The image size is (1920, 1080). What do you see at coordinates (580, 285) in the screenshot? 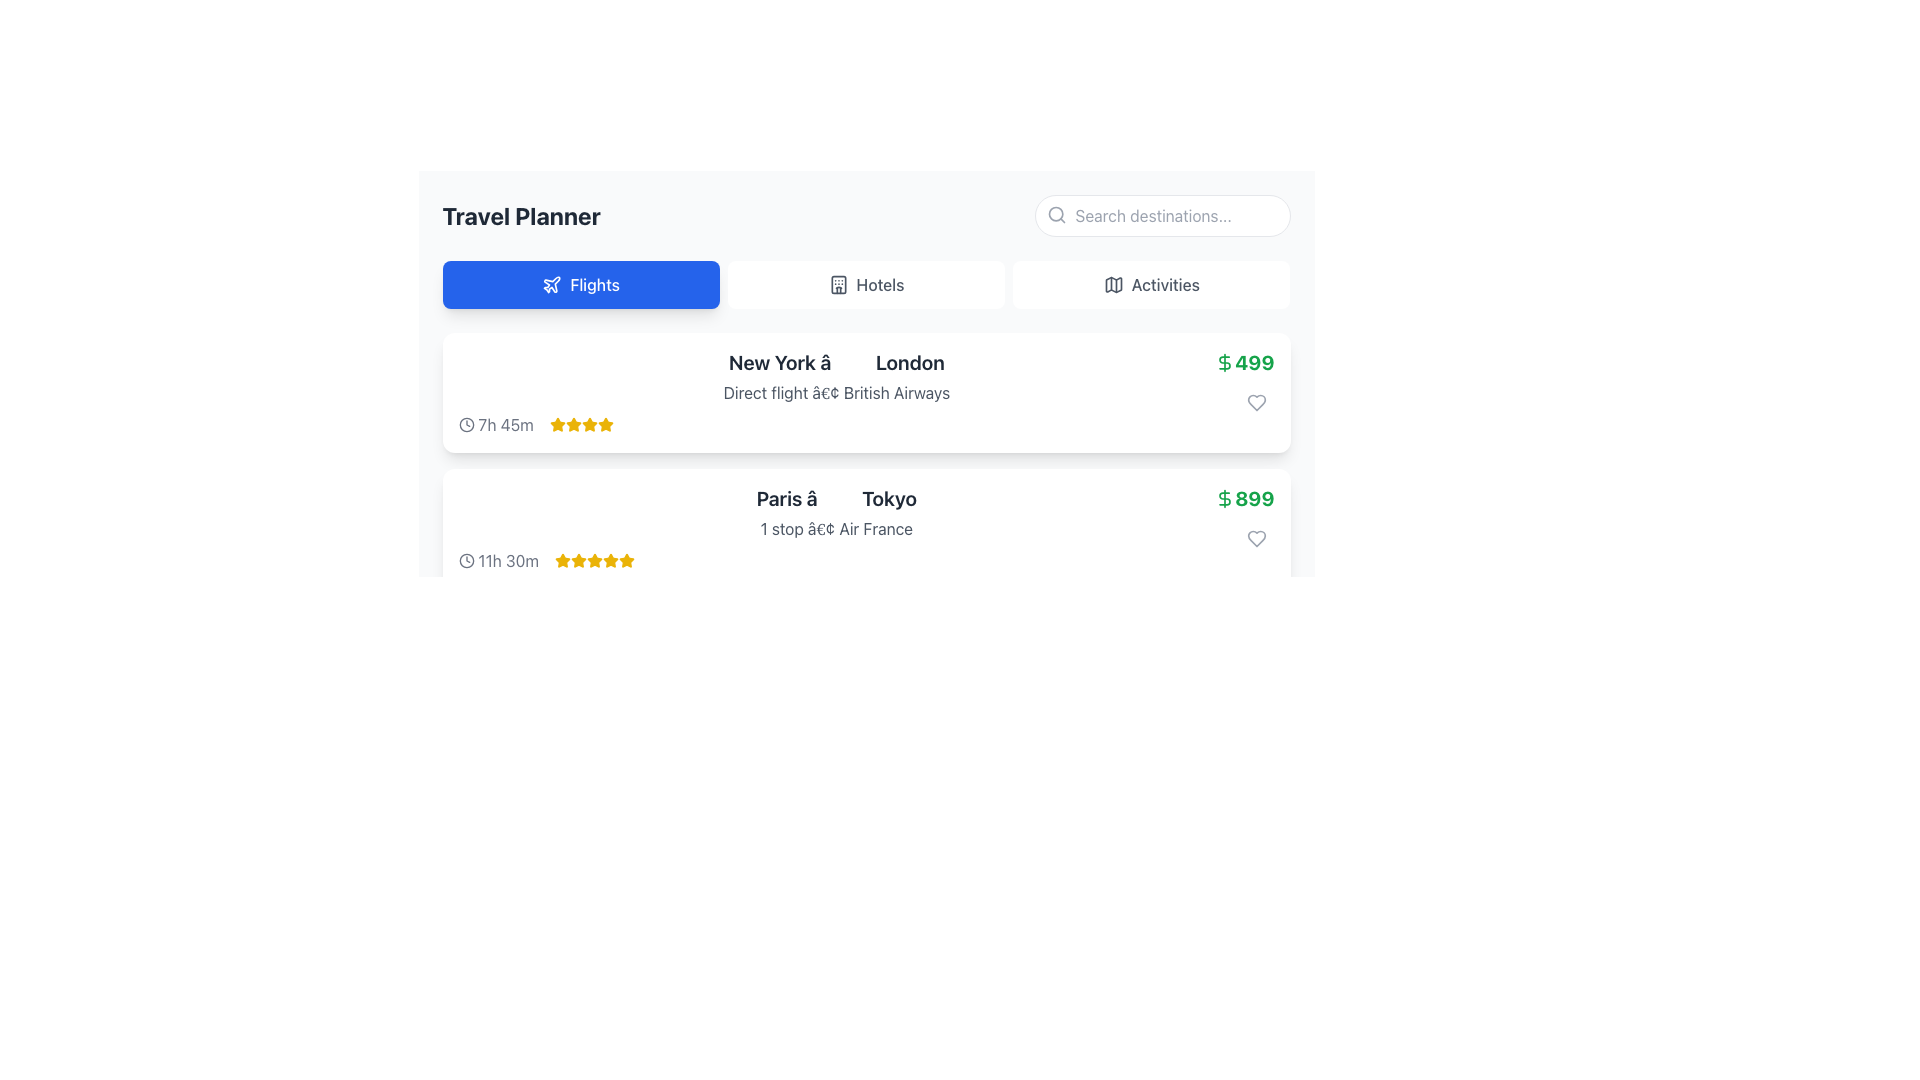
I see `the first navigation button below the 'Travel Planner' heading` at bounding box center [580, 285].